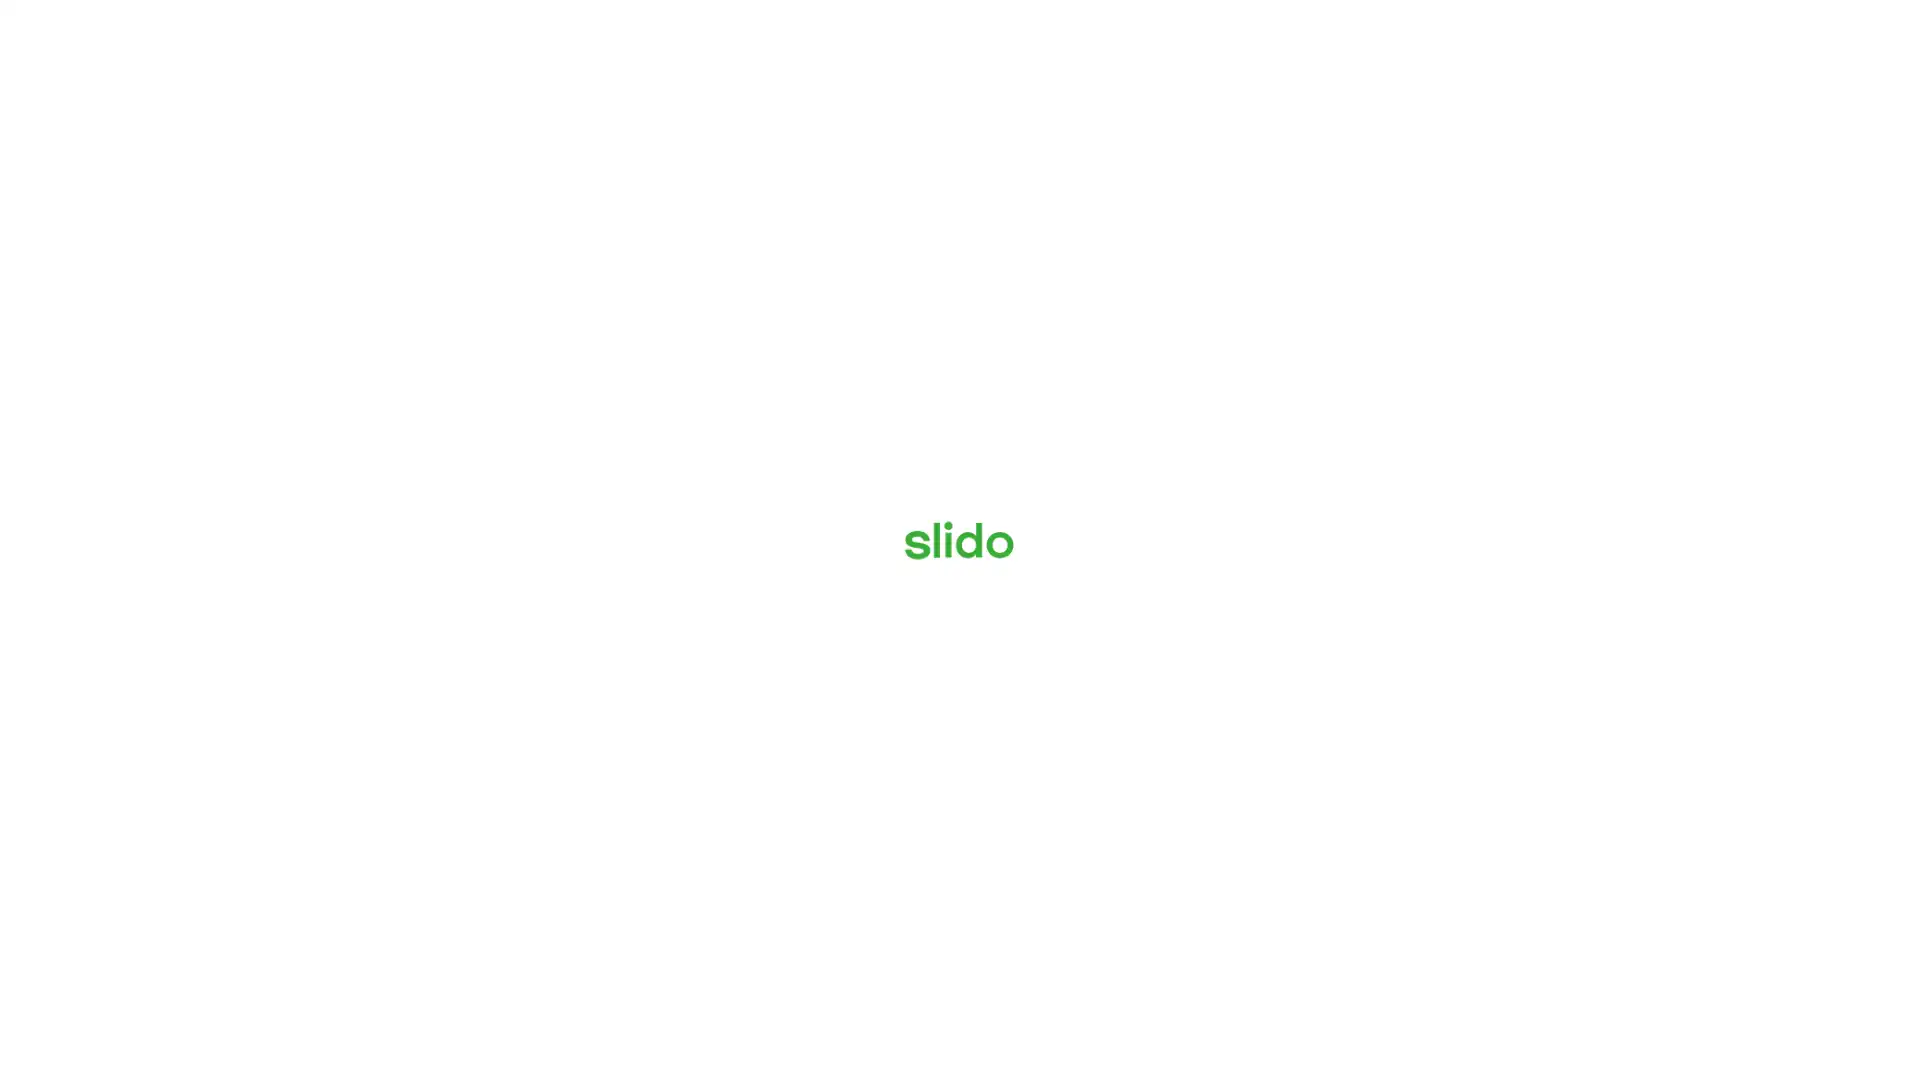 The image size is (1920, 1080). I want to click on 23 votes, Upvote question, so click(1772, 890).